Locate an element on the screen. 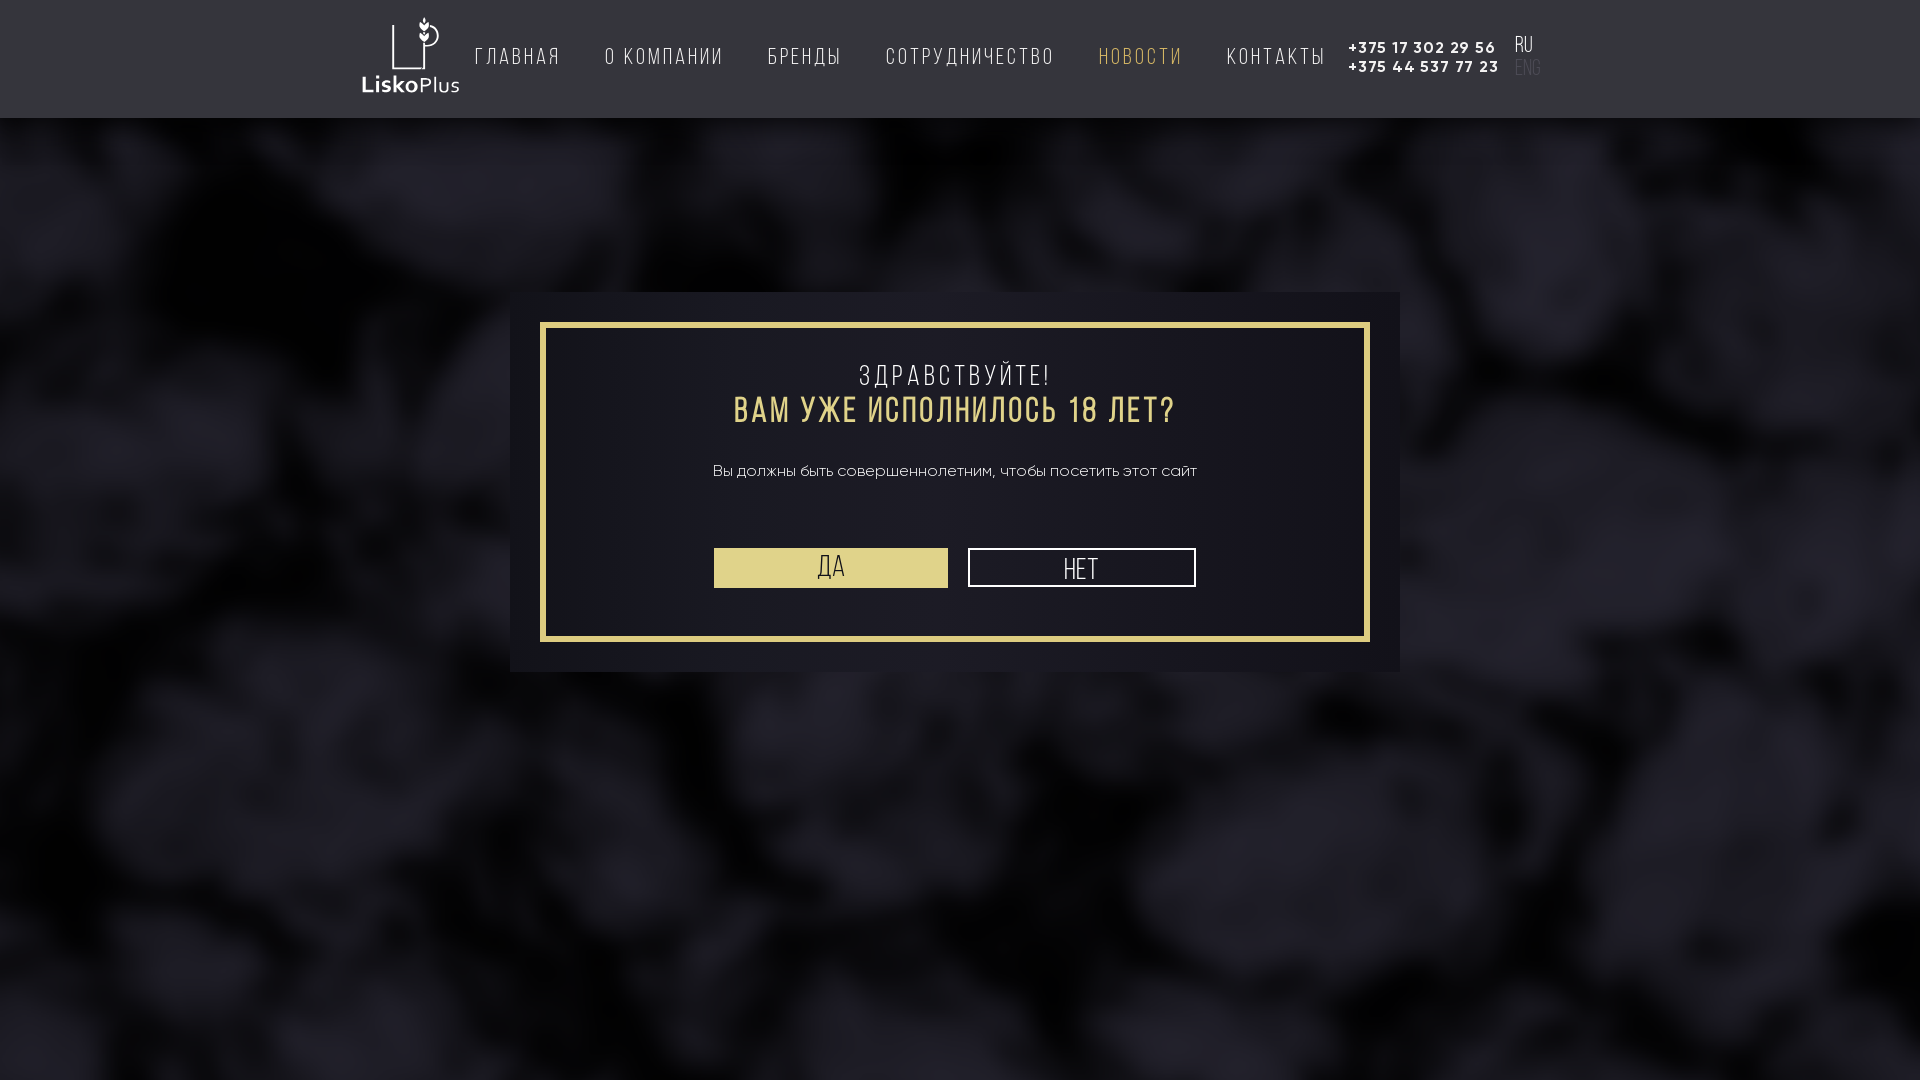  'RU' is located at coordinates (1522, 45).